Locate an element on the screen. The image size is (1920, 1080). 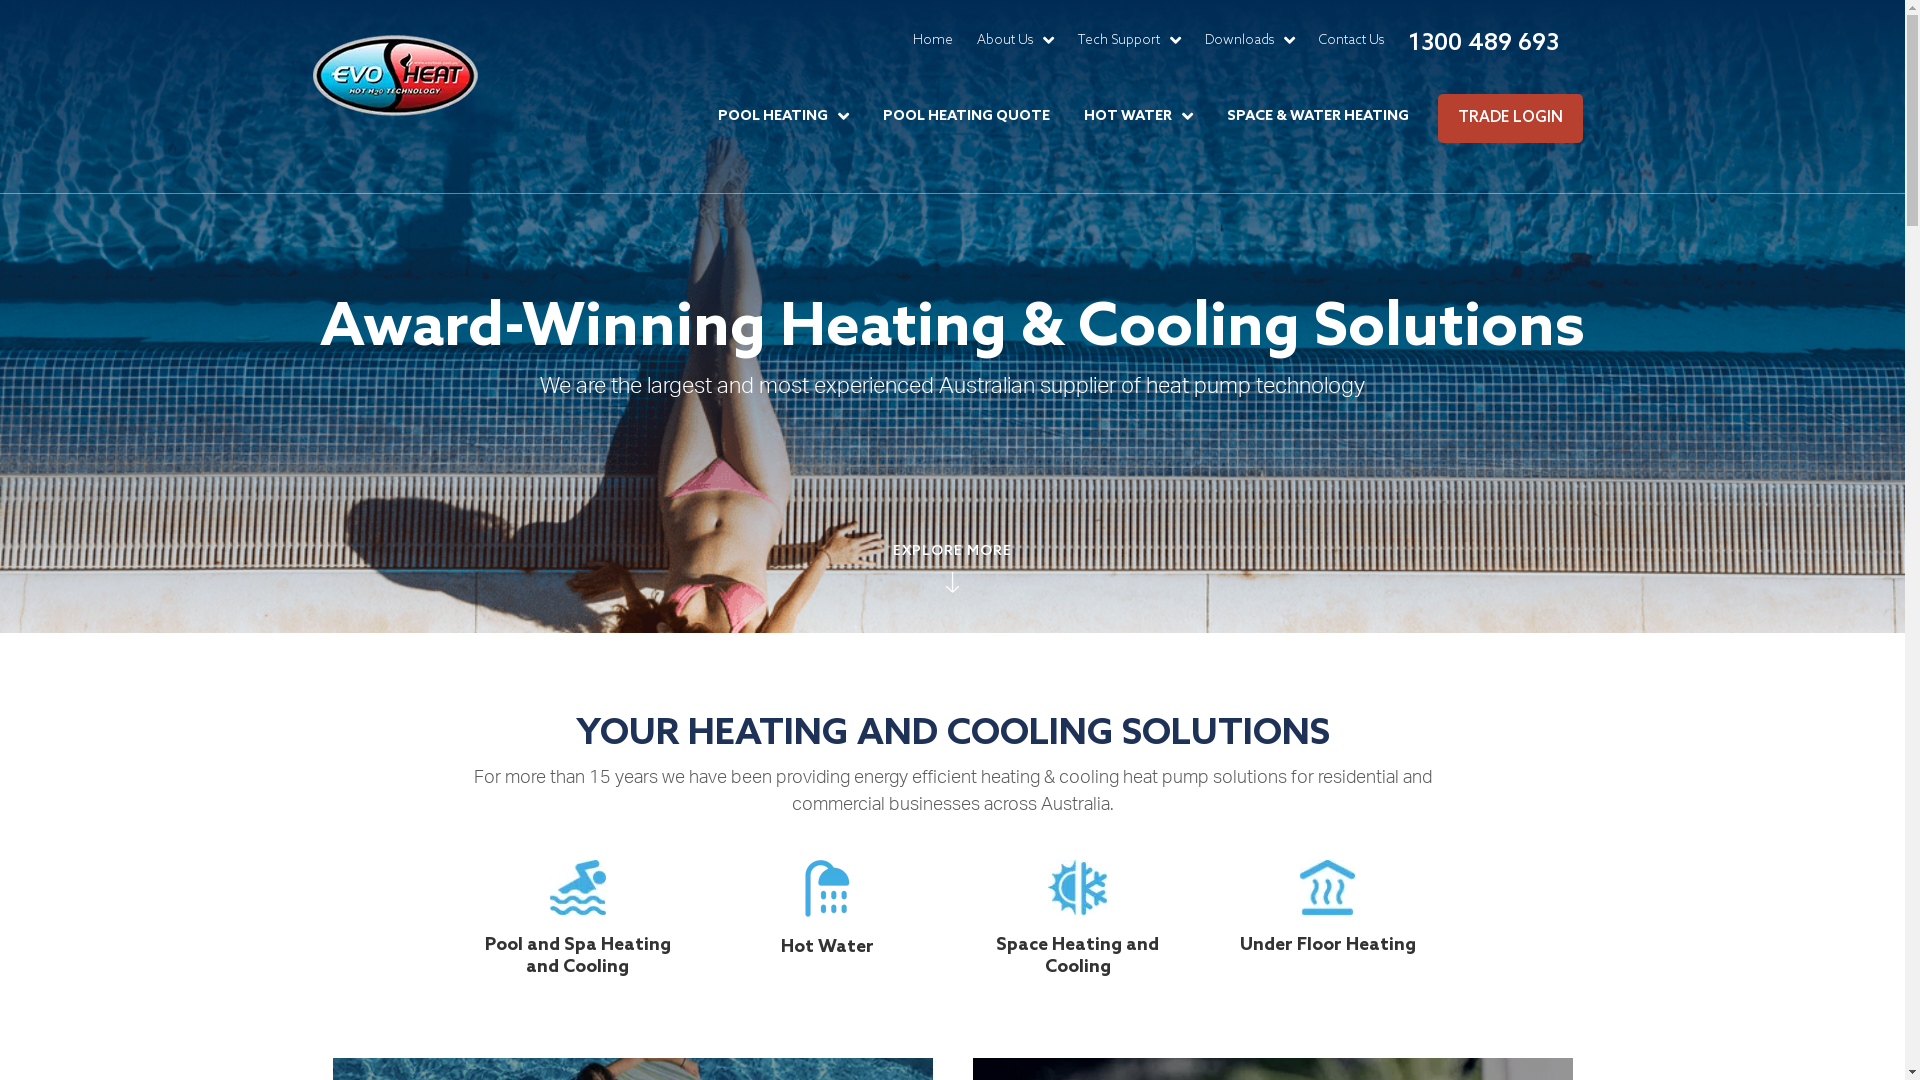
'TRADE LOGIN' is located at coordinates (1510, 118).